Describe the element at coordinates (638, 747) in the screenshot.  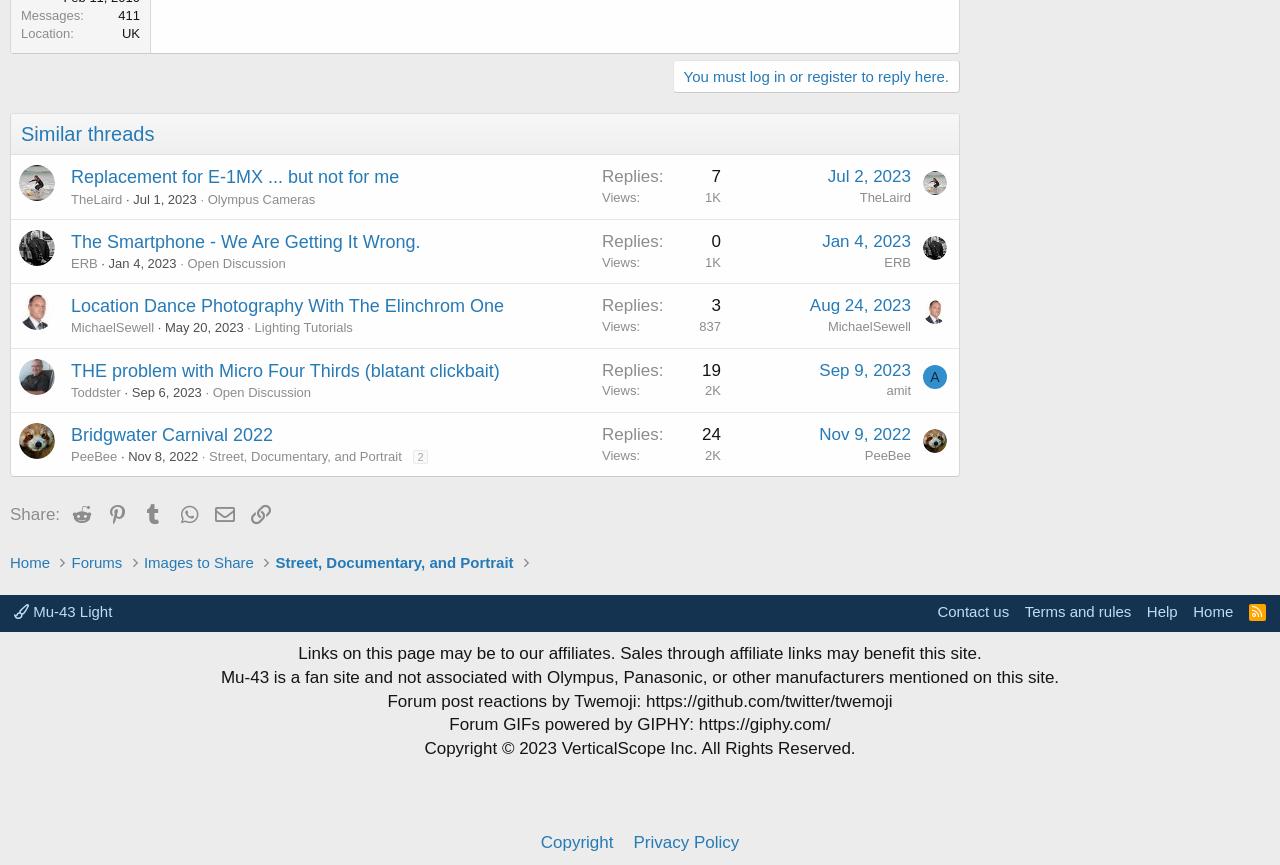
I see `'Copyright © 2023 VerticalScope Inc. All Rights Reserved.'` at that location.